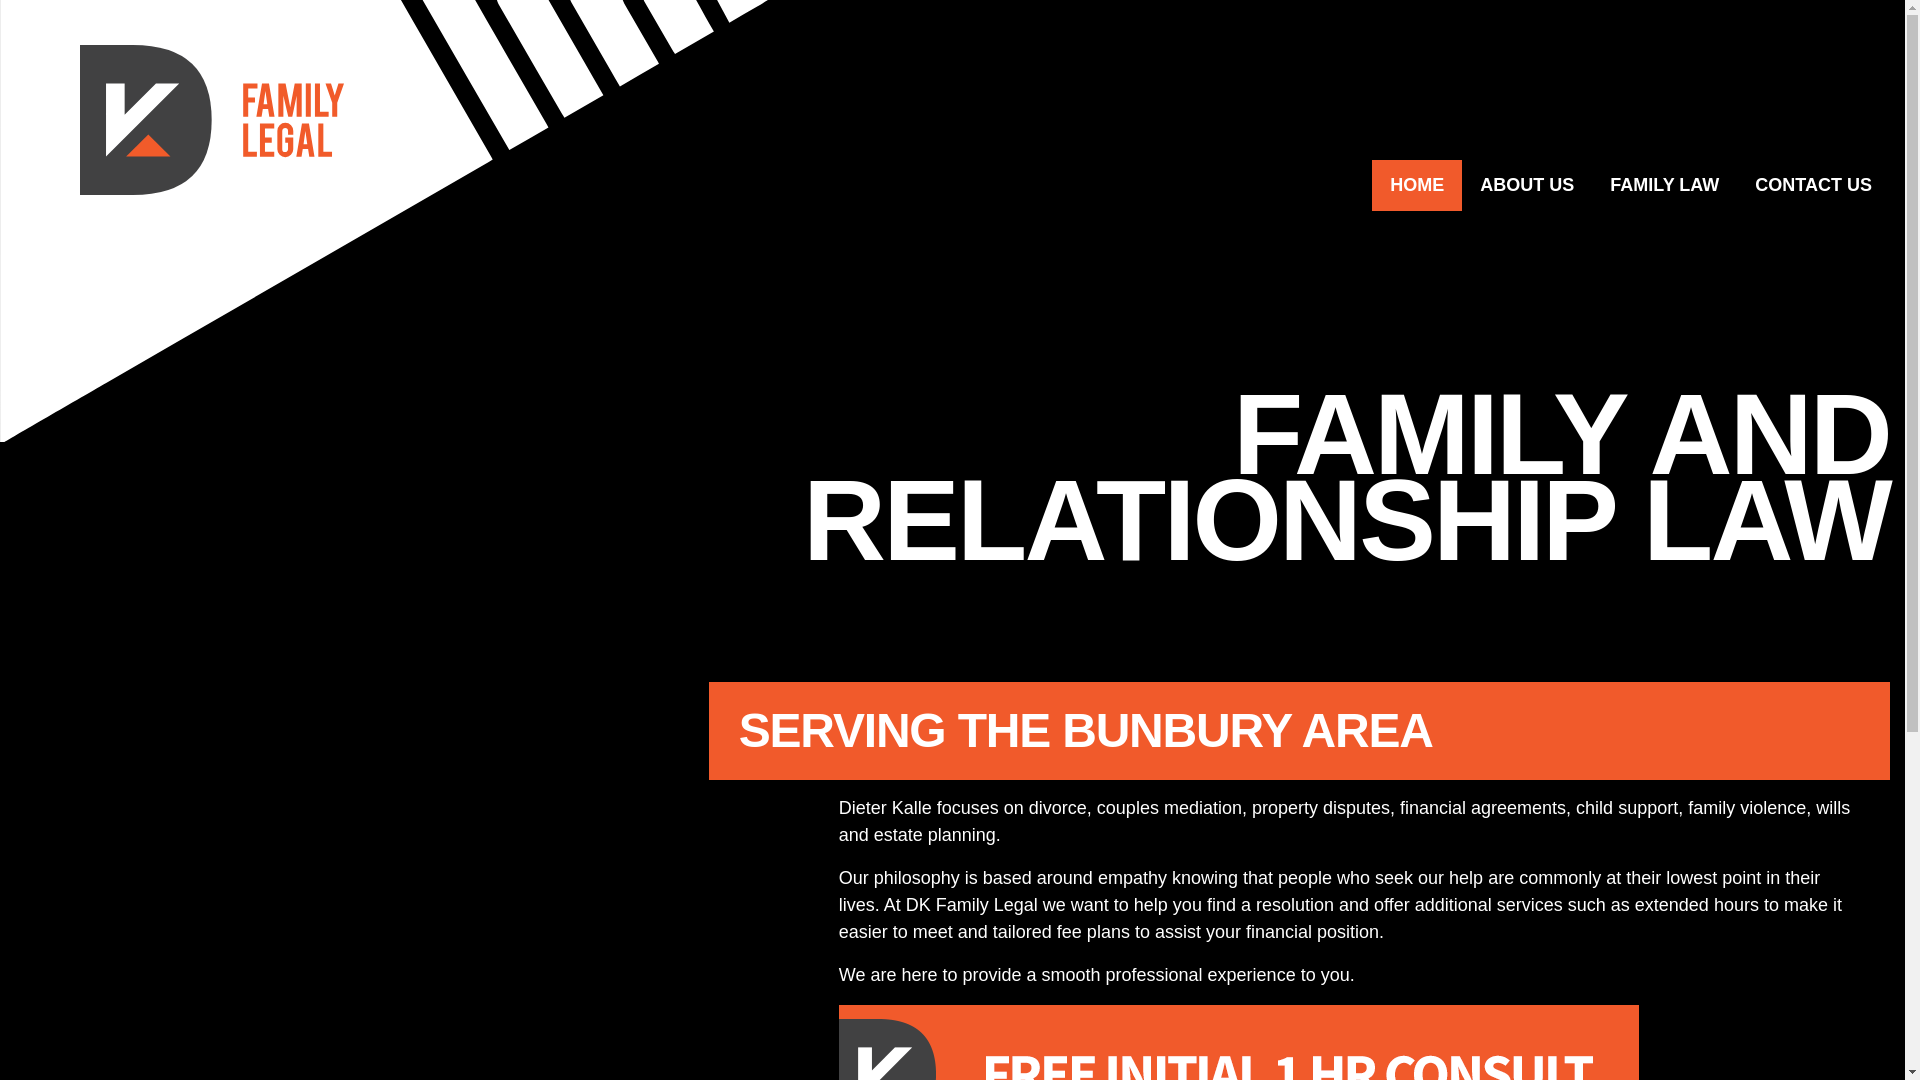  I want to click on 'ABOUT US', so click(1525, 185).